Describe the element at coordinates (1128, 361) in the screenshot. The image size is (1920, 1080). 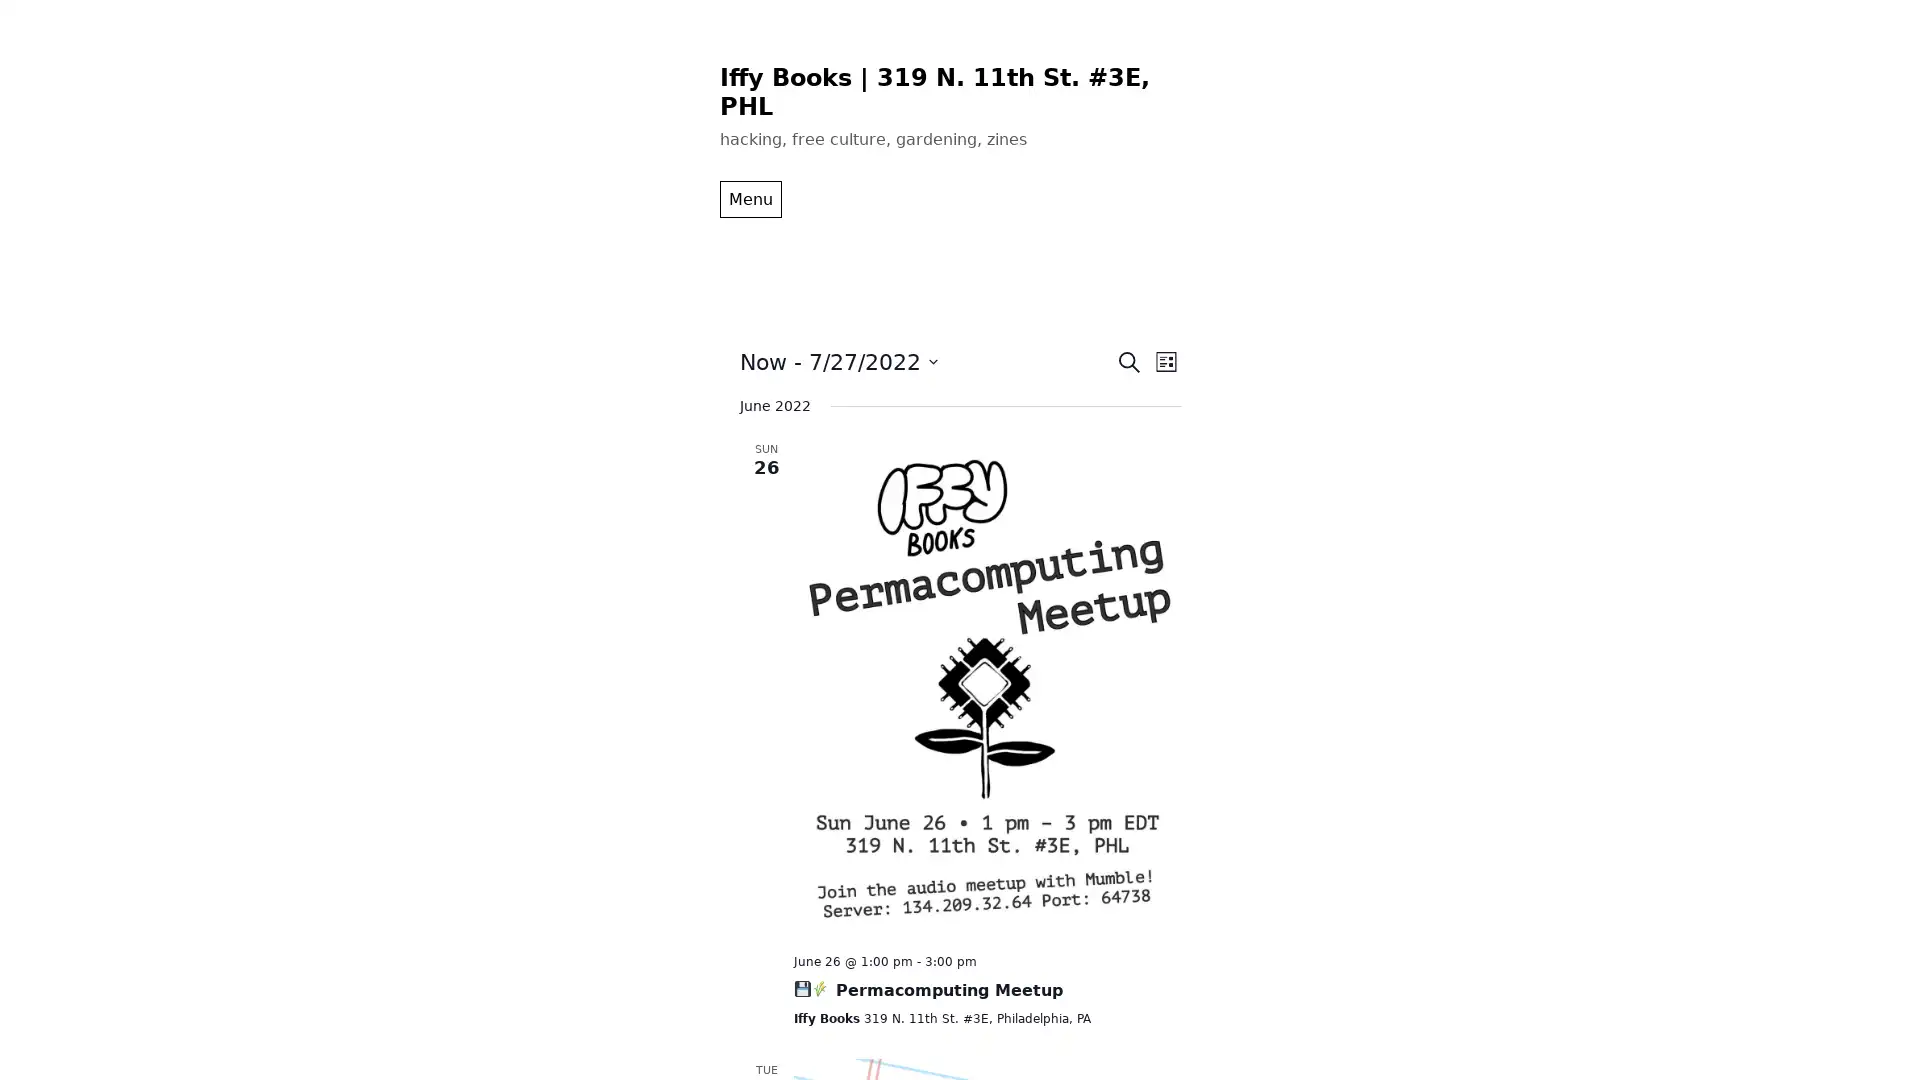
I see `Search` at that location.